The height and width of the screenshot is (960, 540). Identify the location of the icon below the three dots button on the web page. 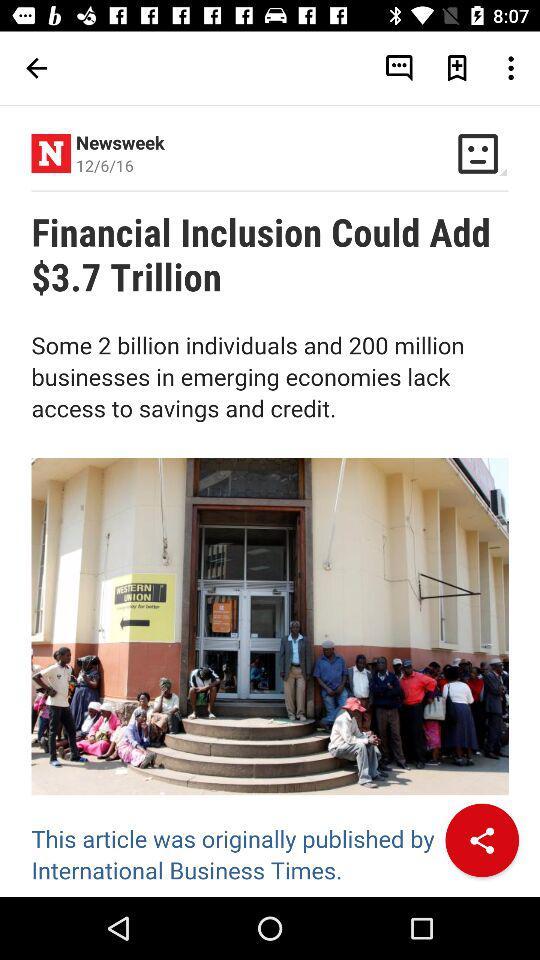
(477, 152).